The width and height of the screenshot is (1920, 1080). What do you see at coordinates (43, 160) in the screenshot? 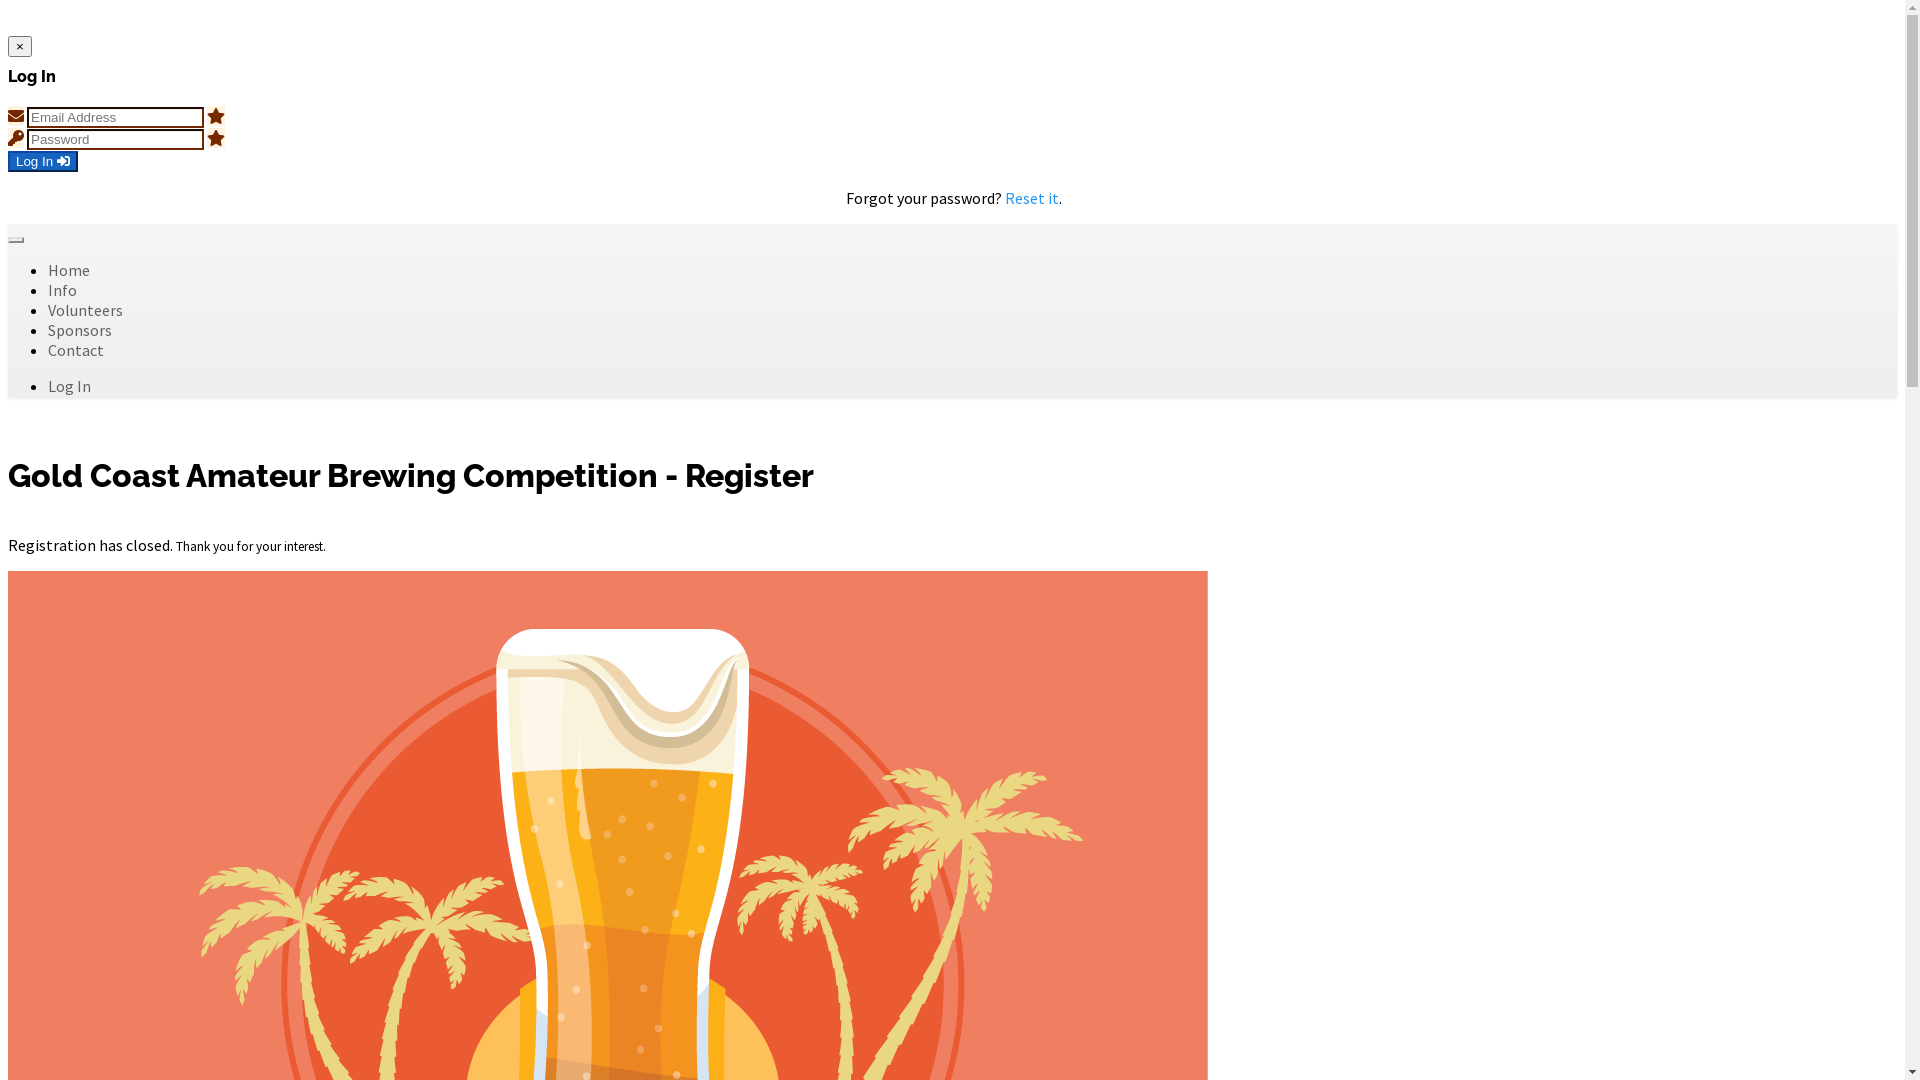
I see `'Log In'` at bounding box center [43, 160].